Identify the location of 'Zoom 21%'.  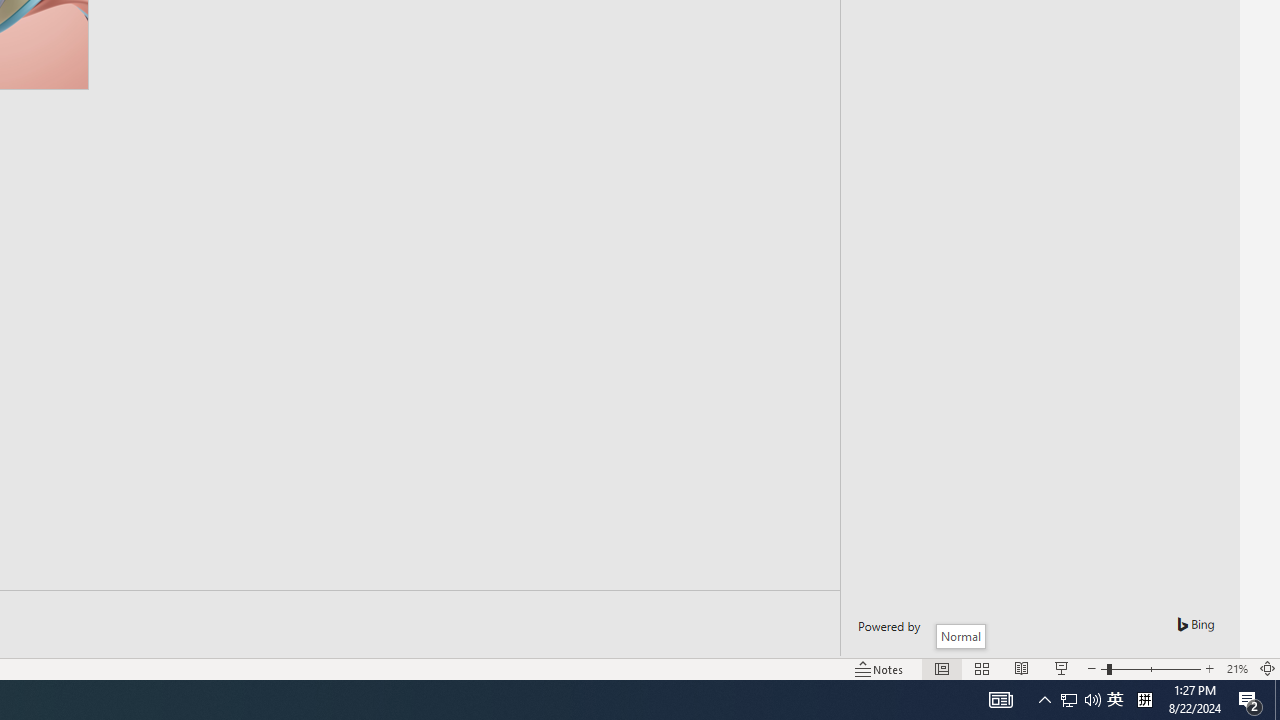
(1236, 669).